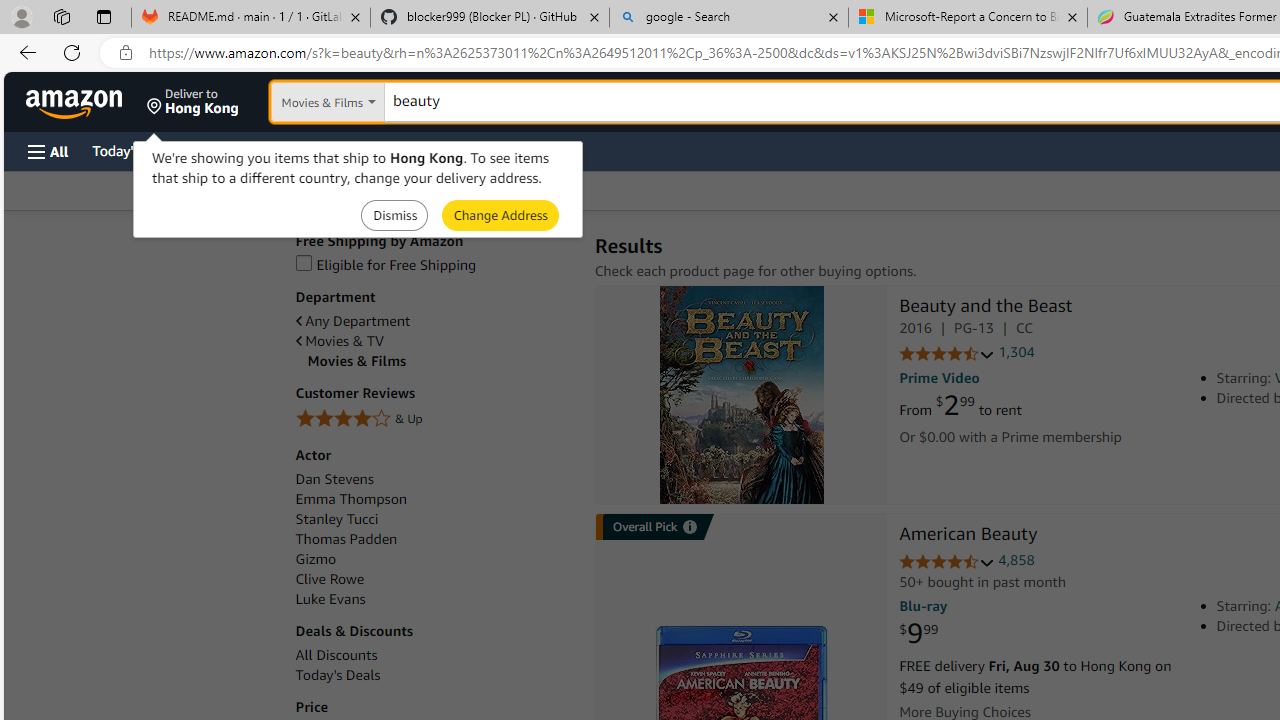 The width and height of the screenshot is (1280, 720). What do you see at coordinates (968, 535) in the screenshot?
I see `'American Beauty'` at bounding box center [968, 535].